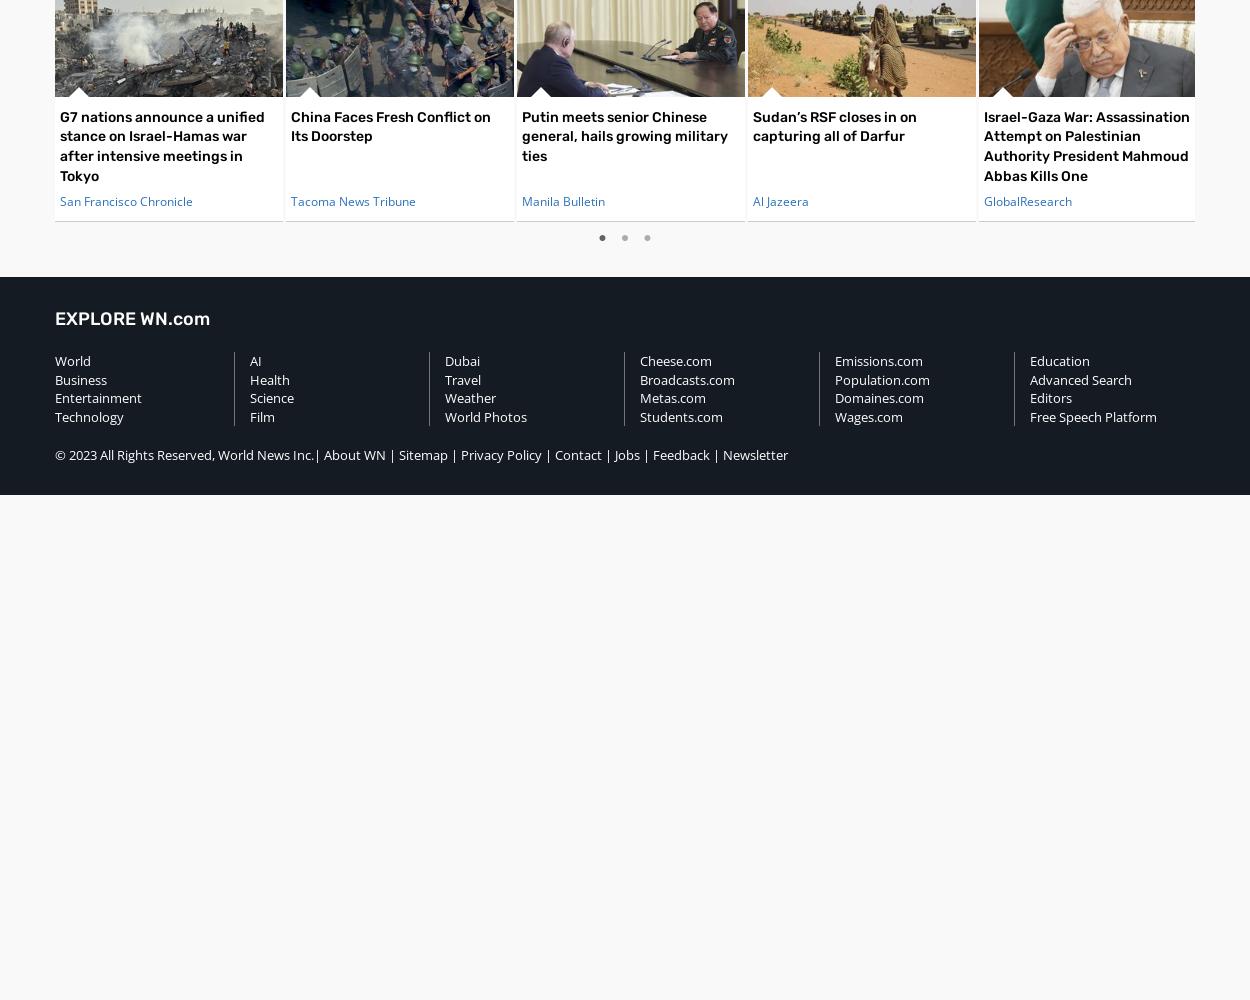  What do you see at coordinates (635, 81) in the screenshot?
I see `'AP / Sergei Bobylev, Sputnik, Kremlin Pool Photo'` at bounding box center [635, 81].